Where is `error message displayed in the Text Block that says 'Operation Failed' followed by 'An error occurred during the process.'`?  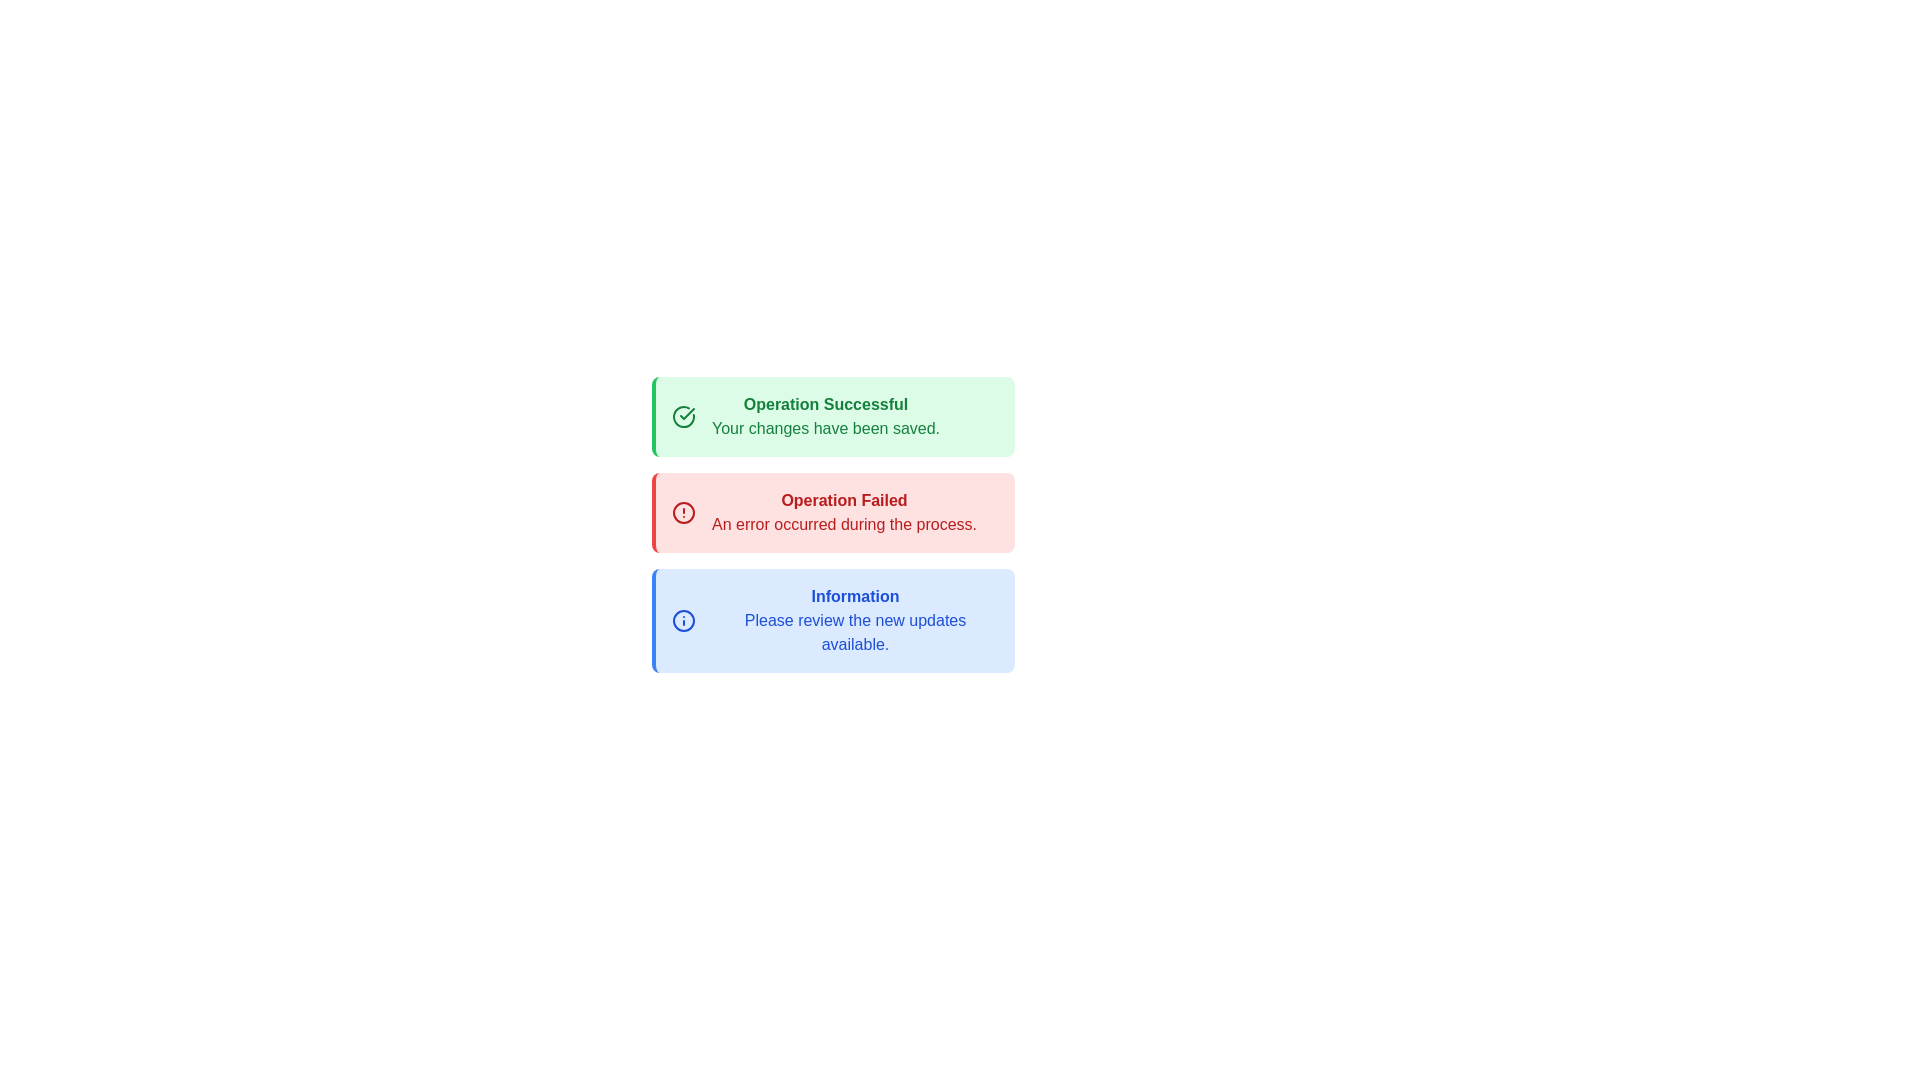
error message displayed in the Text Block that says 'Operation Failed' followed by 'An error occurred during the process.' is located at coordinates (844, 512).